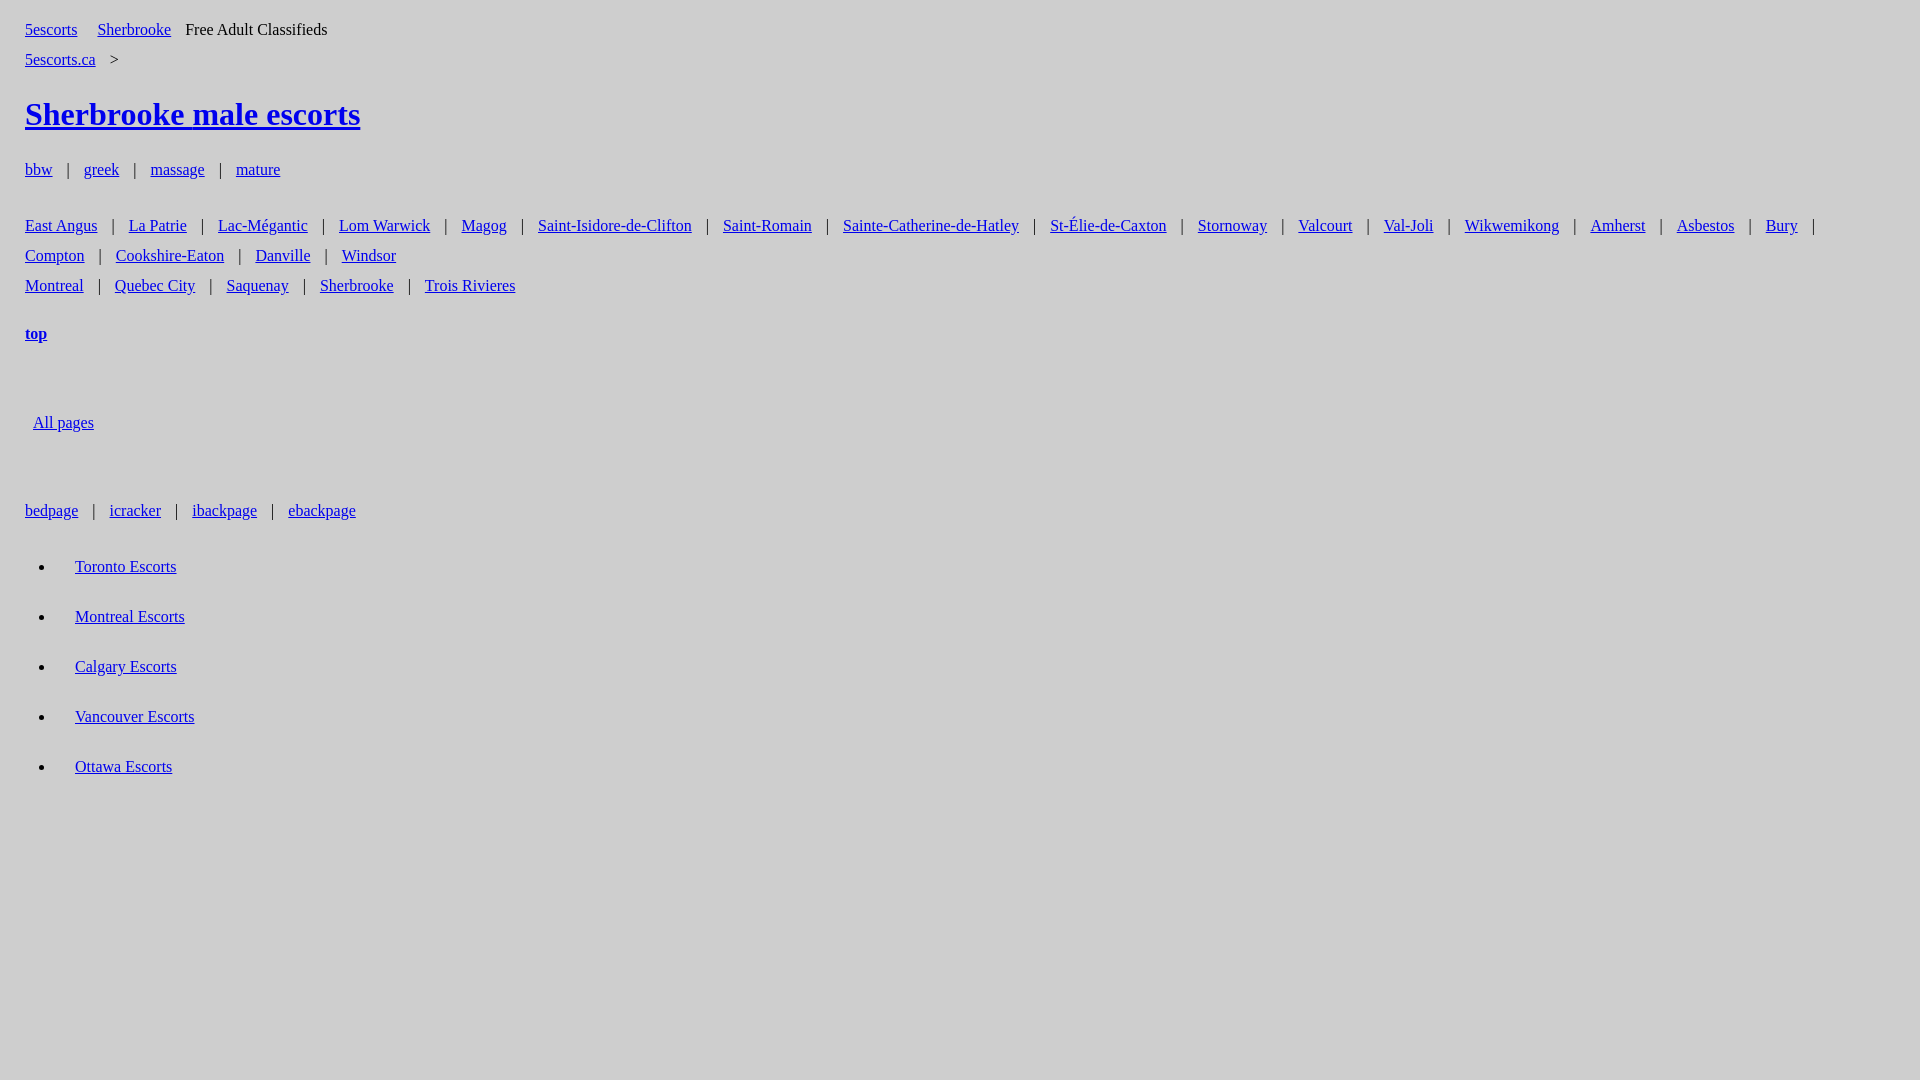  I want to click on 'massage', so click(177, 168).